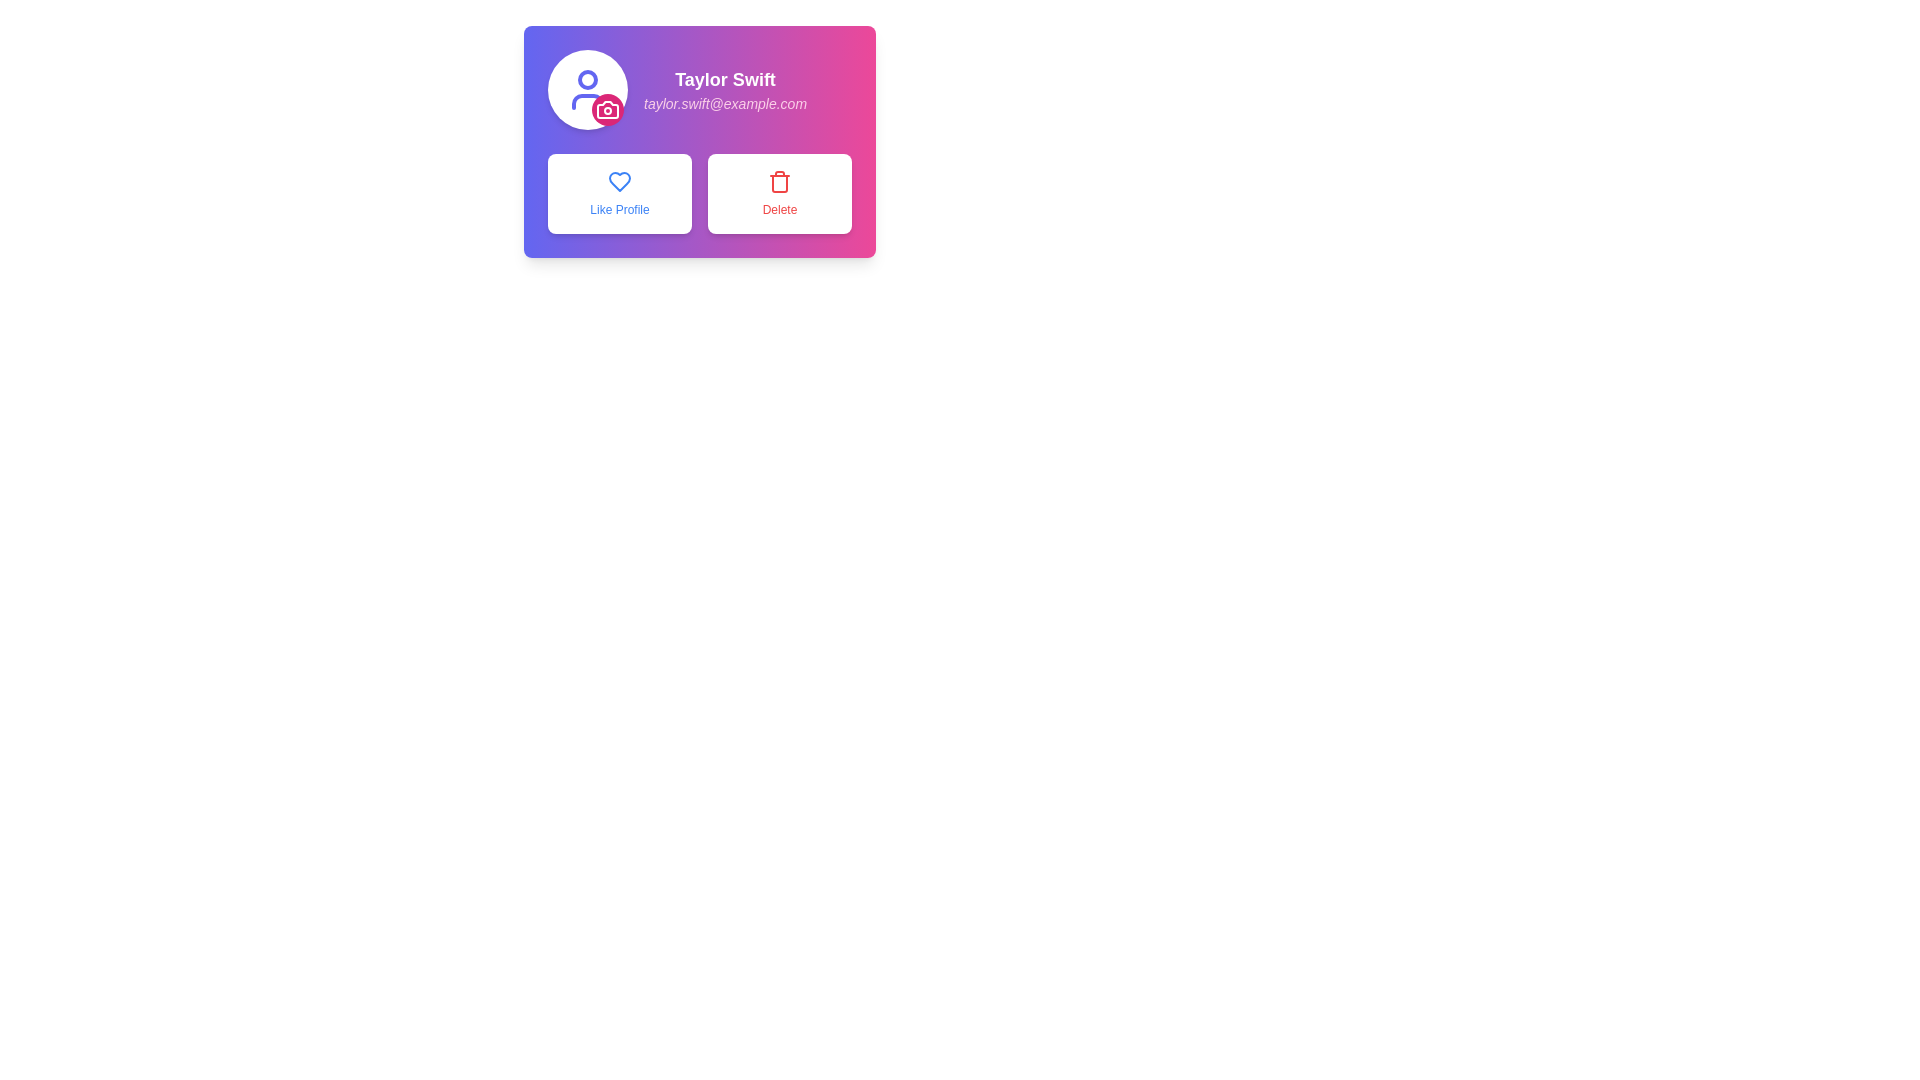 Image resolution: width=1920 pixels, height=1080 pixels. Describe the element at coordinates (724, 104) in the screenshot. I see `the text display element that shows the email address 'taylor.swift@example.com,' located below the name 'Taylor Swift' in the user profile card` at that location.